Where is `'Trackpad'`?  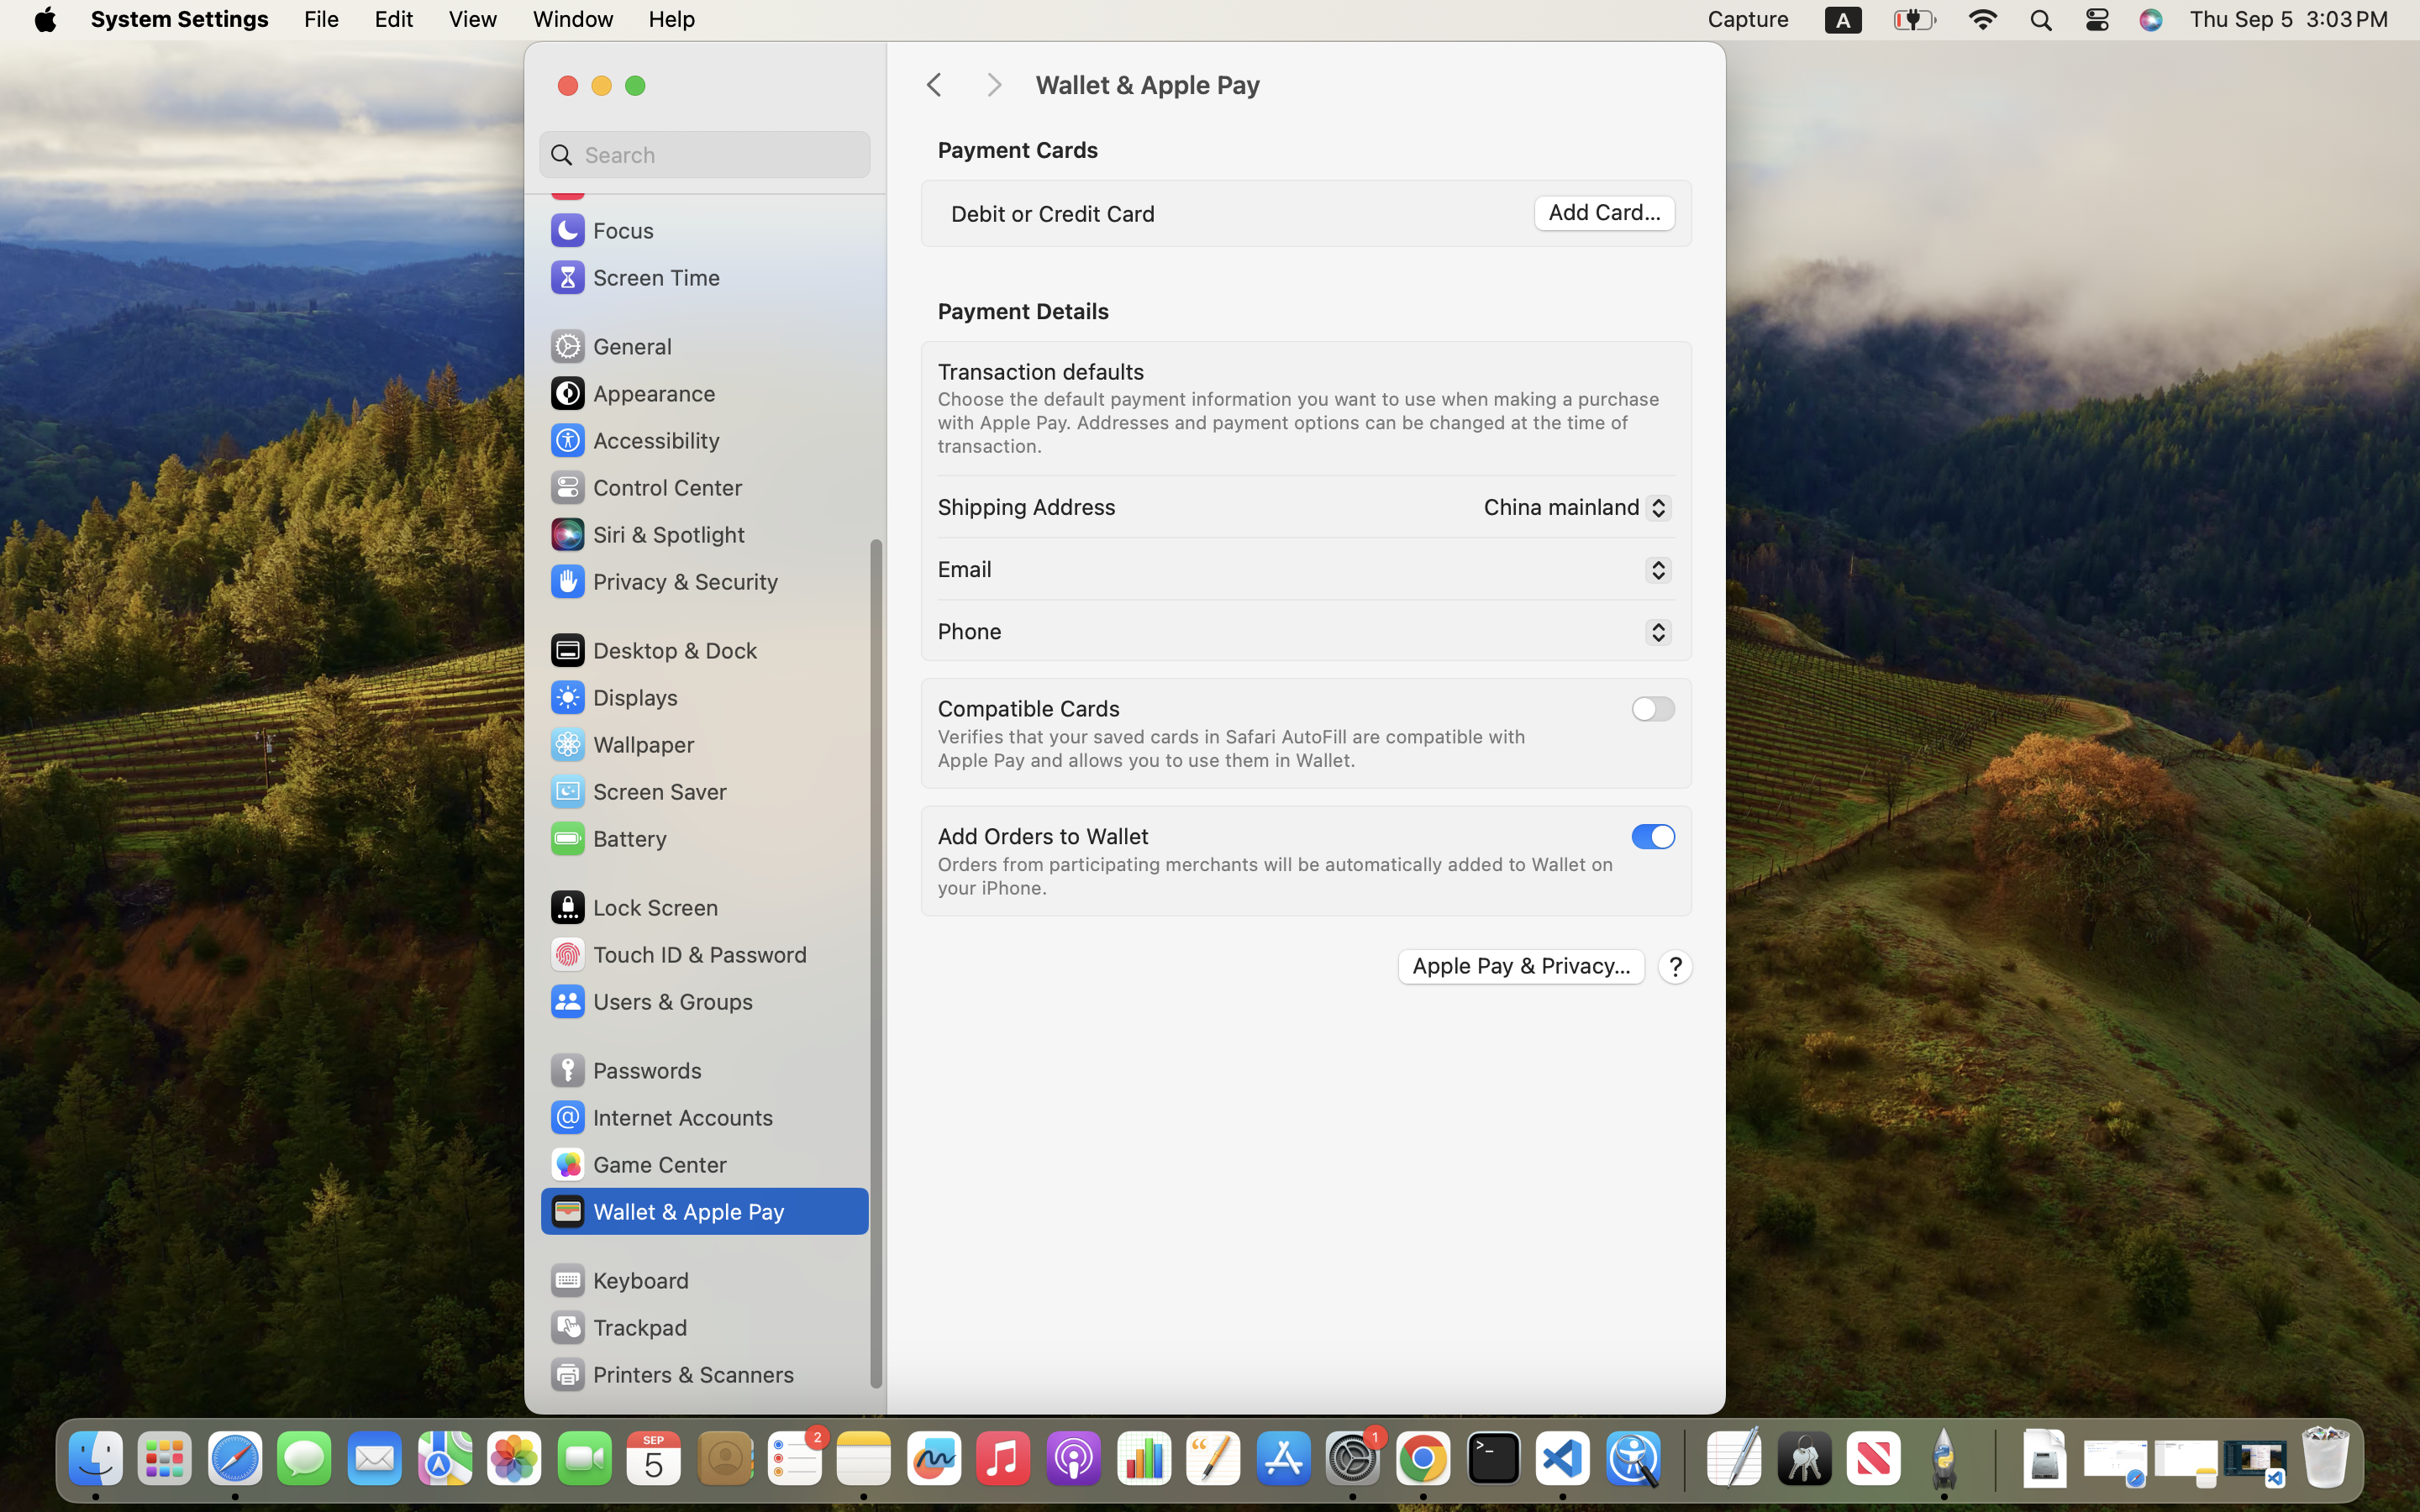
'Trackpad' is located at coordinates (616, 1326).